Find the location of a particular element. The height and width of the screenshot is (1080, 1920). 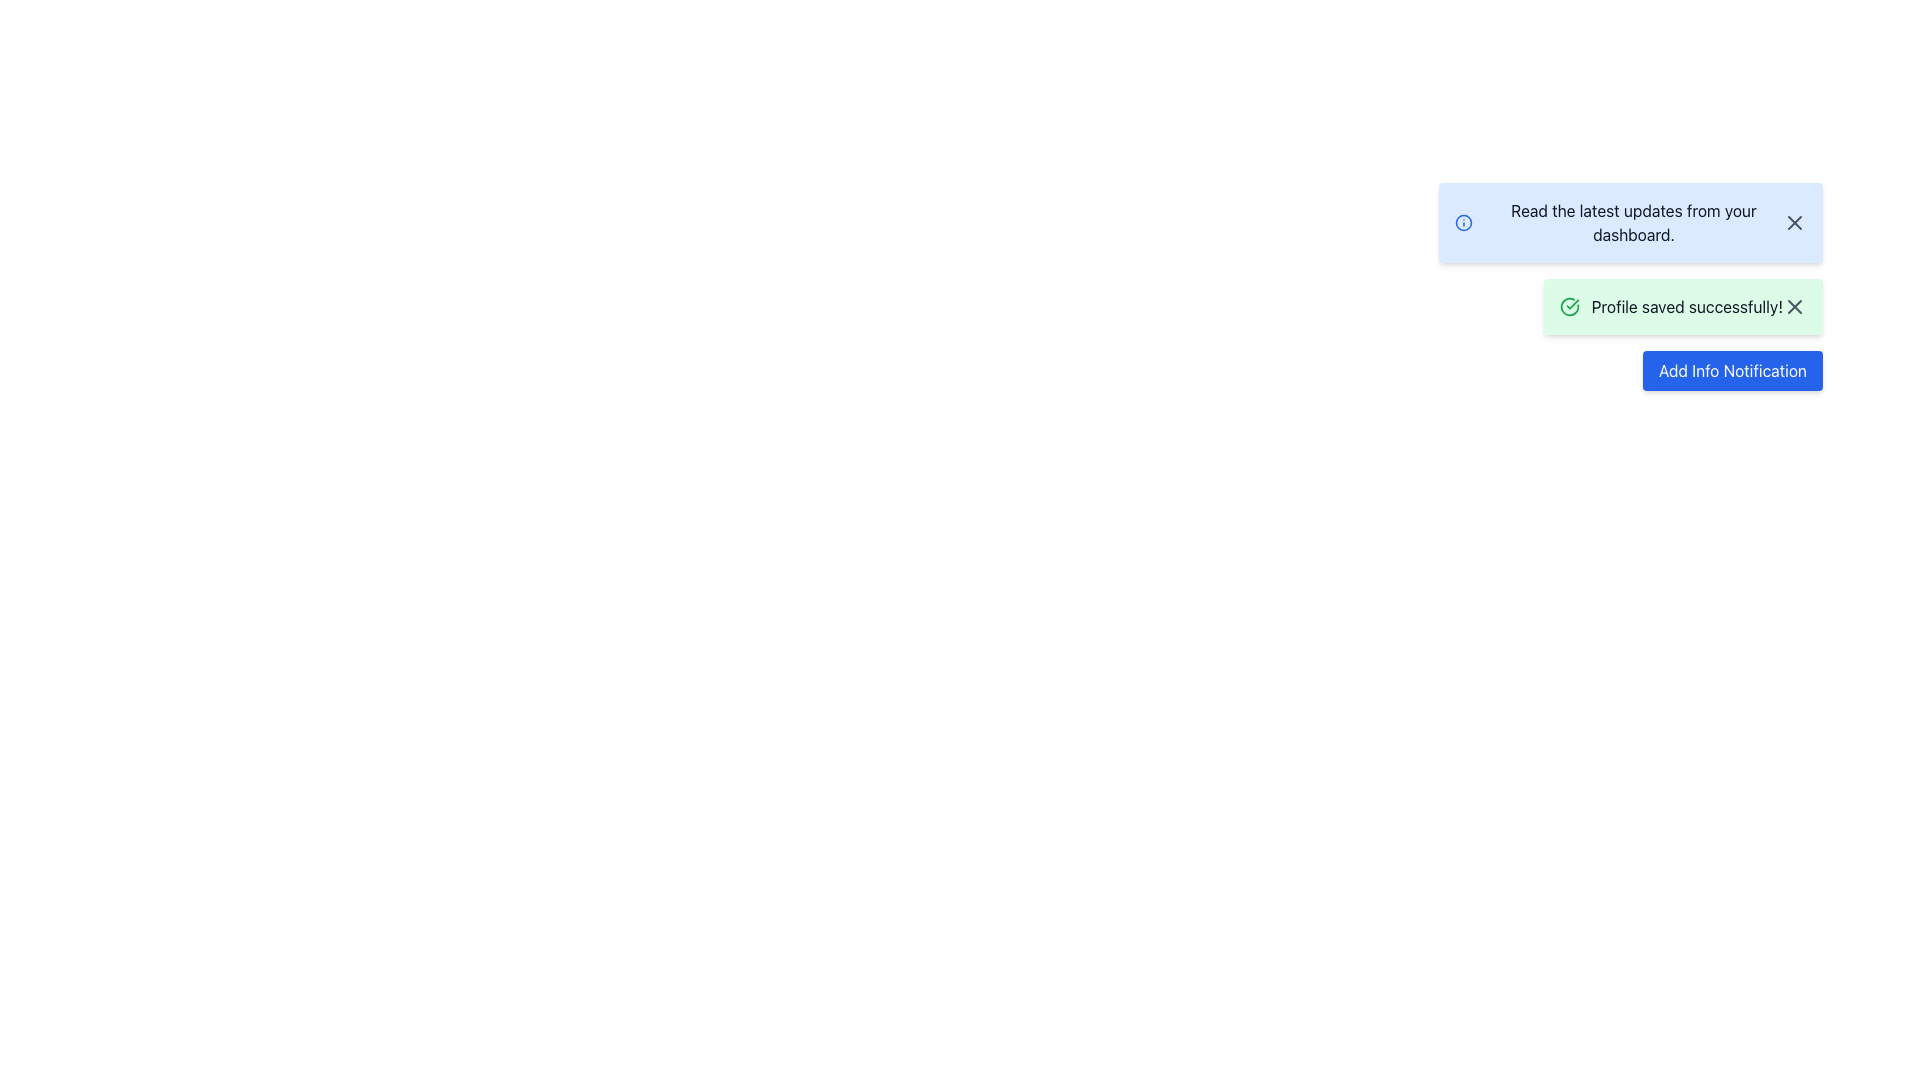

the informational icon located in the blue notification banner at the top right of the interface is located at coordinates (1464, 223).